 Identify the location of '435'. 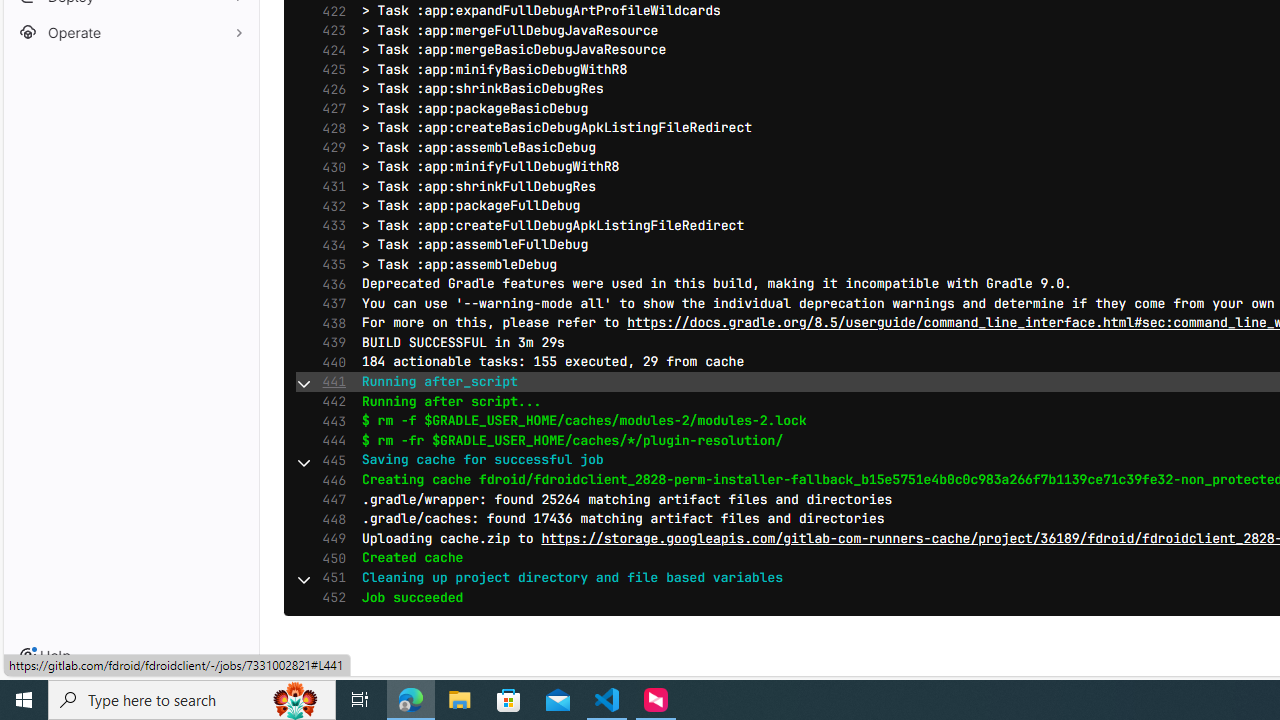
(329, 263).